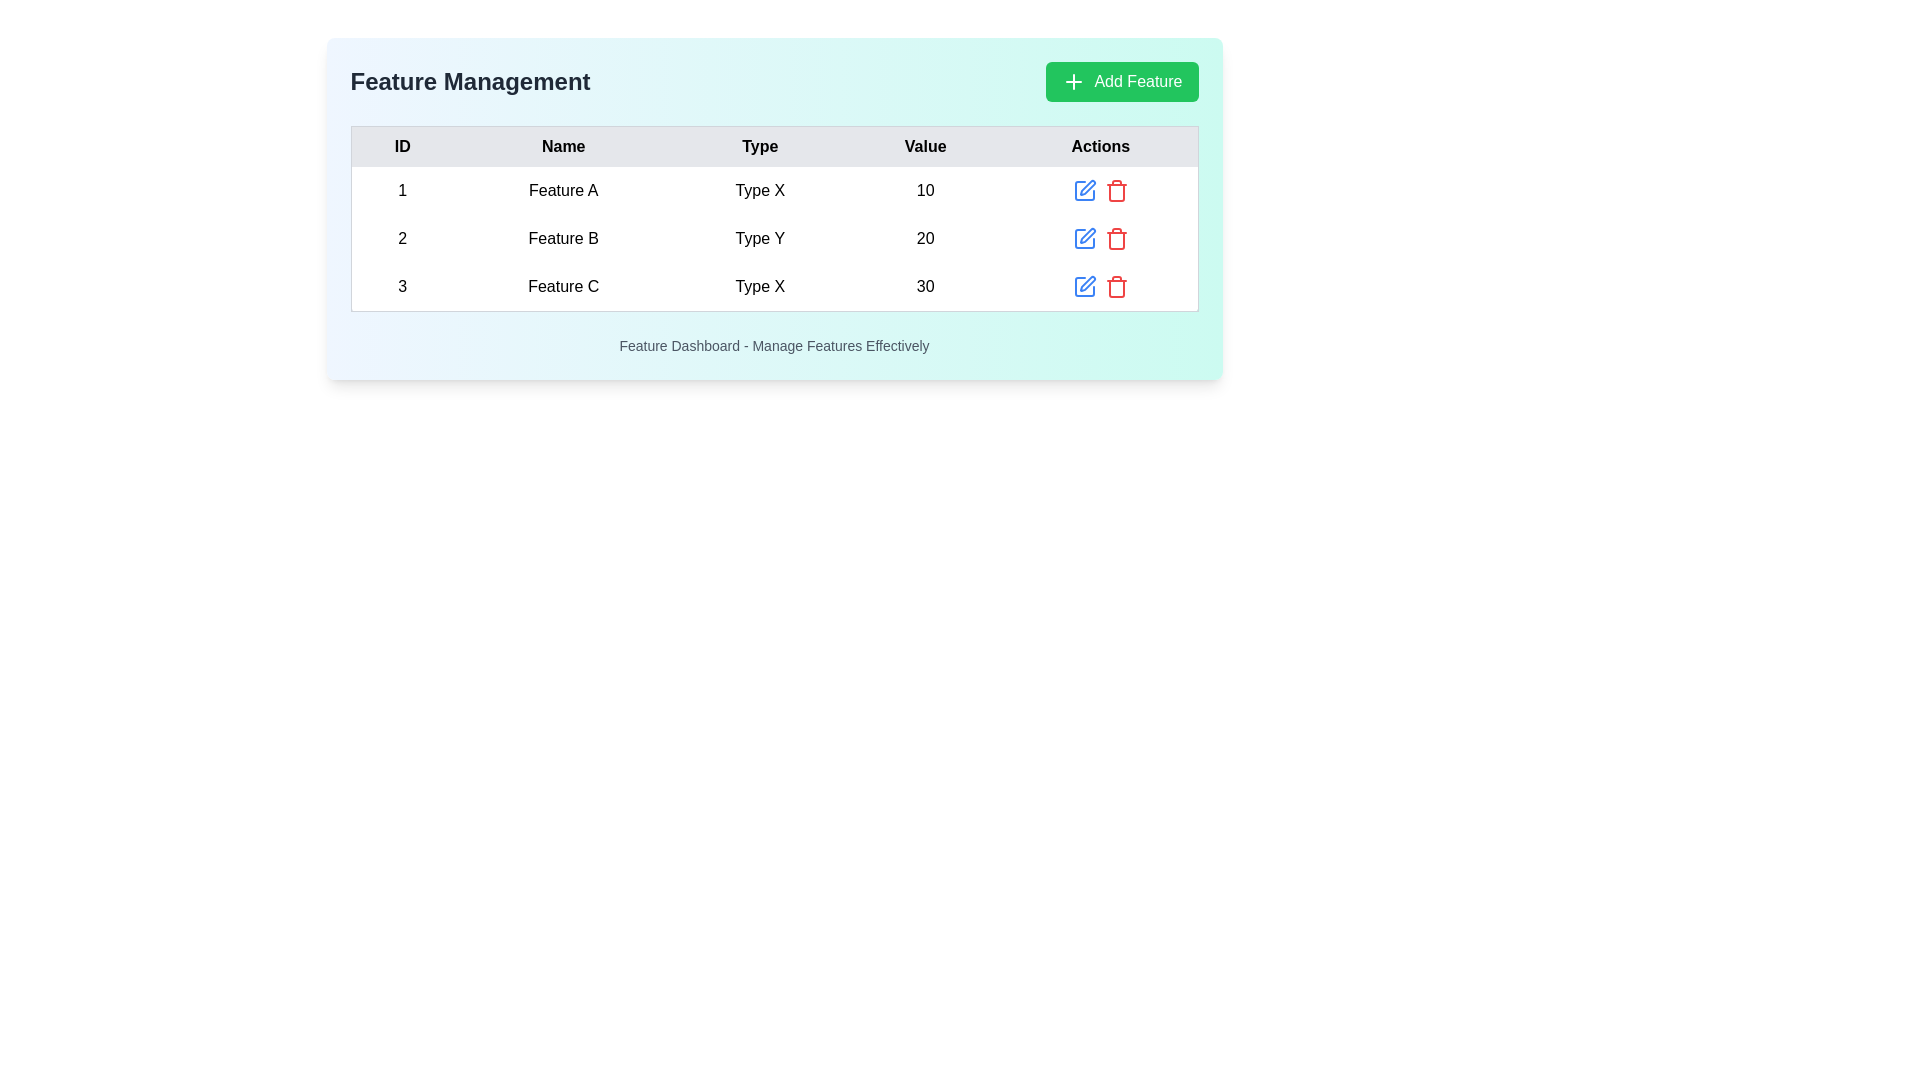  Describe the element at coordinates (562, 238) in the screenshot. I see `the text label reading 'Feature B' located in the second row of the table under the 'Name' column` at that location.